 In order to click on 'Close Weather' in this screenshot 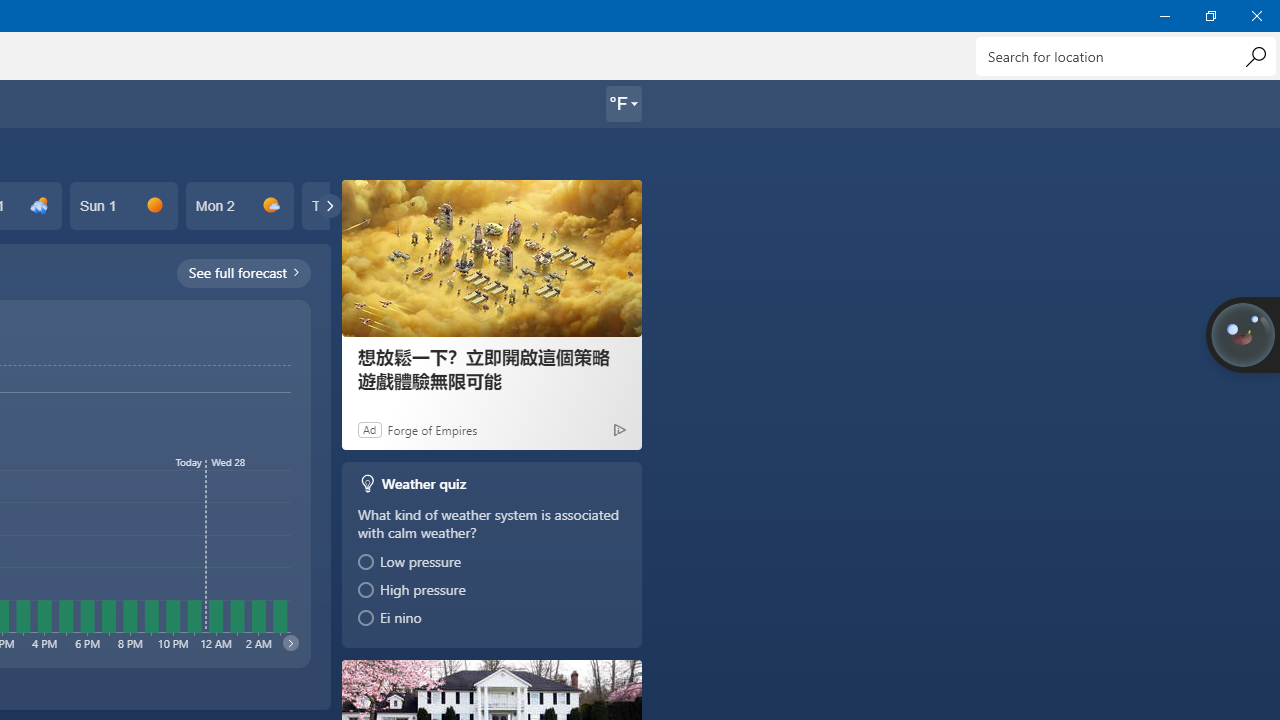, I will do `click(1255, 15)`.